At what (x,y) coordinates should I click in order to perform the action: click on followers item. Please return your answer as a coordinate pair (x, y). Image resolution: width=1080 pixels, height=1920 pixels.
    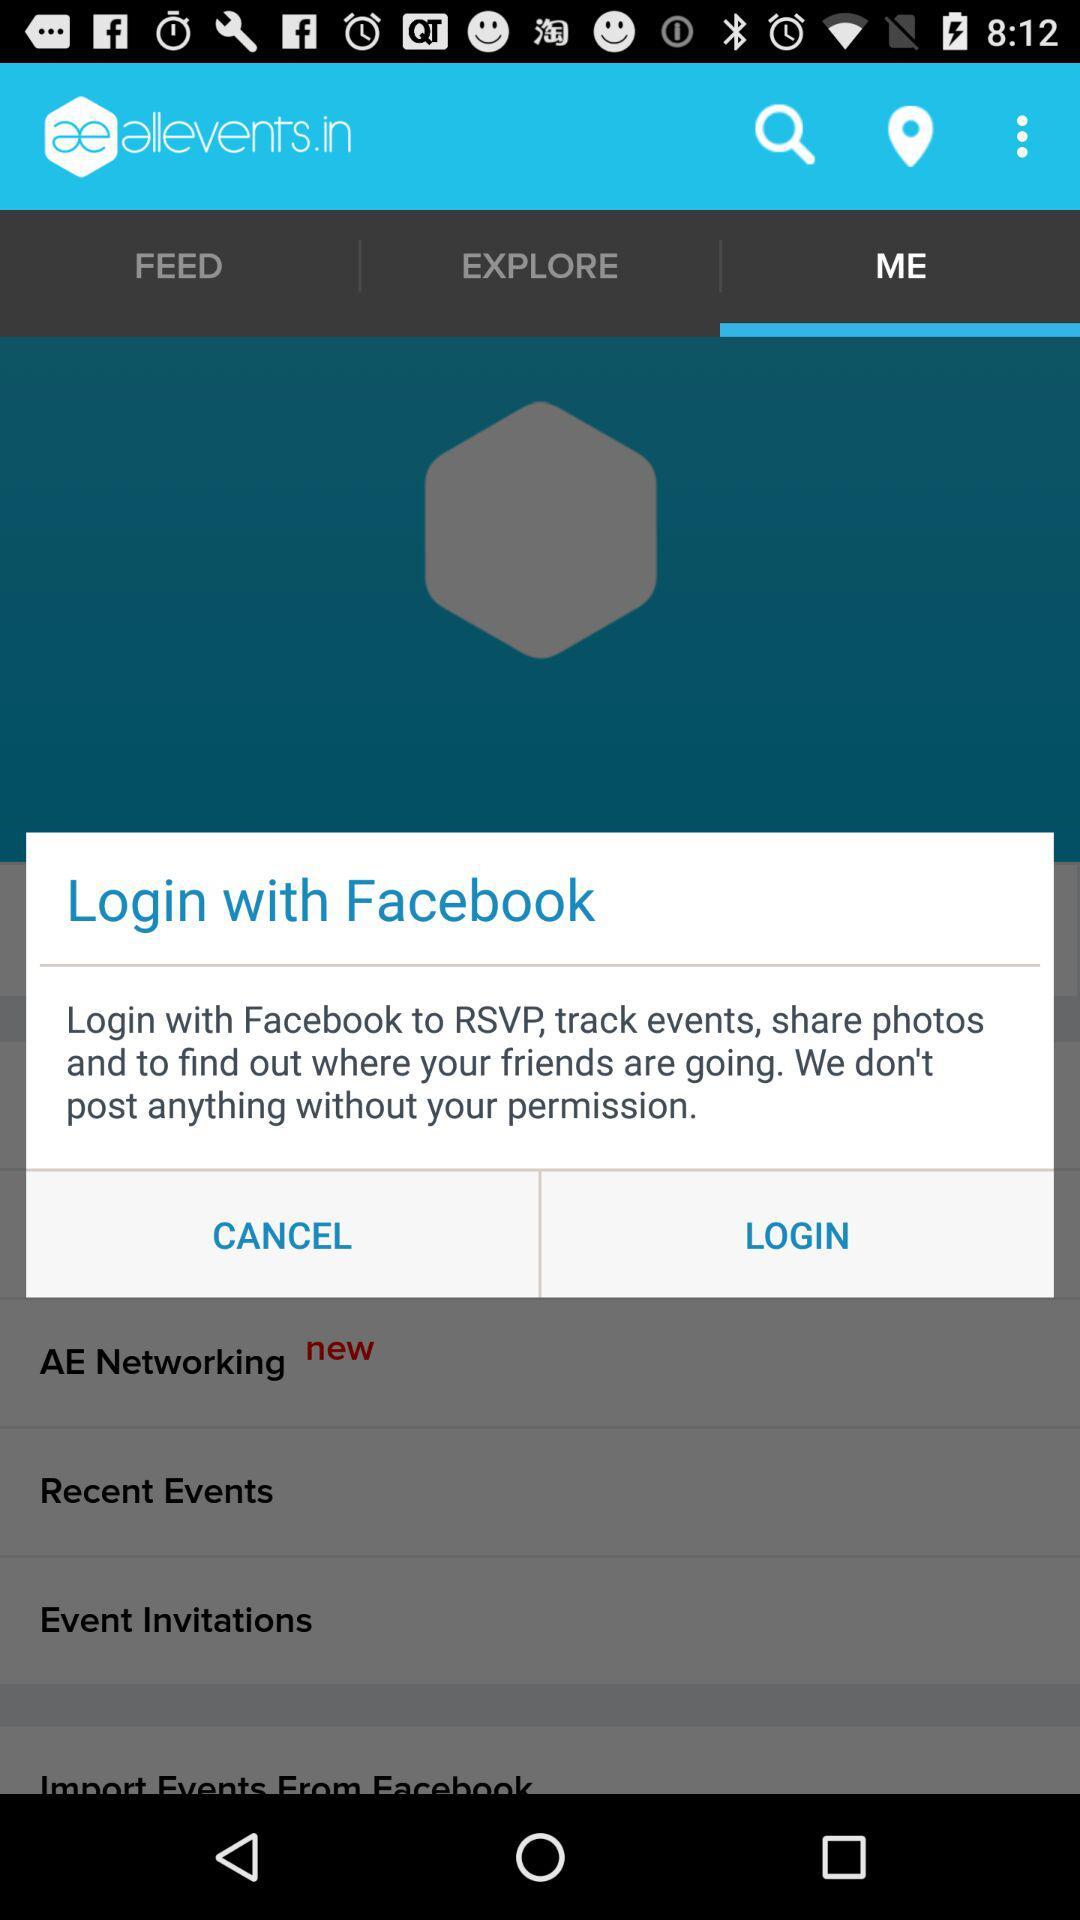
    Looking at the image, I should click on (534, 929).